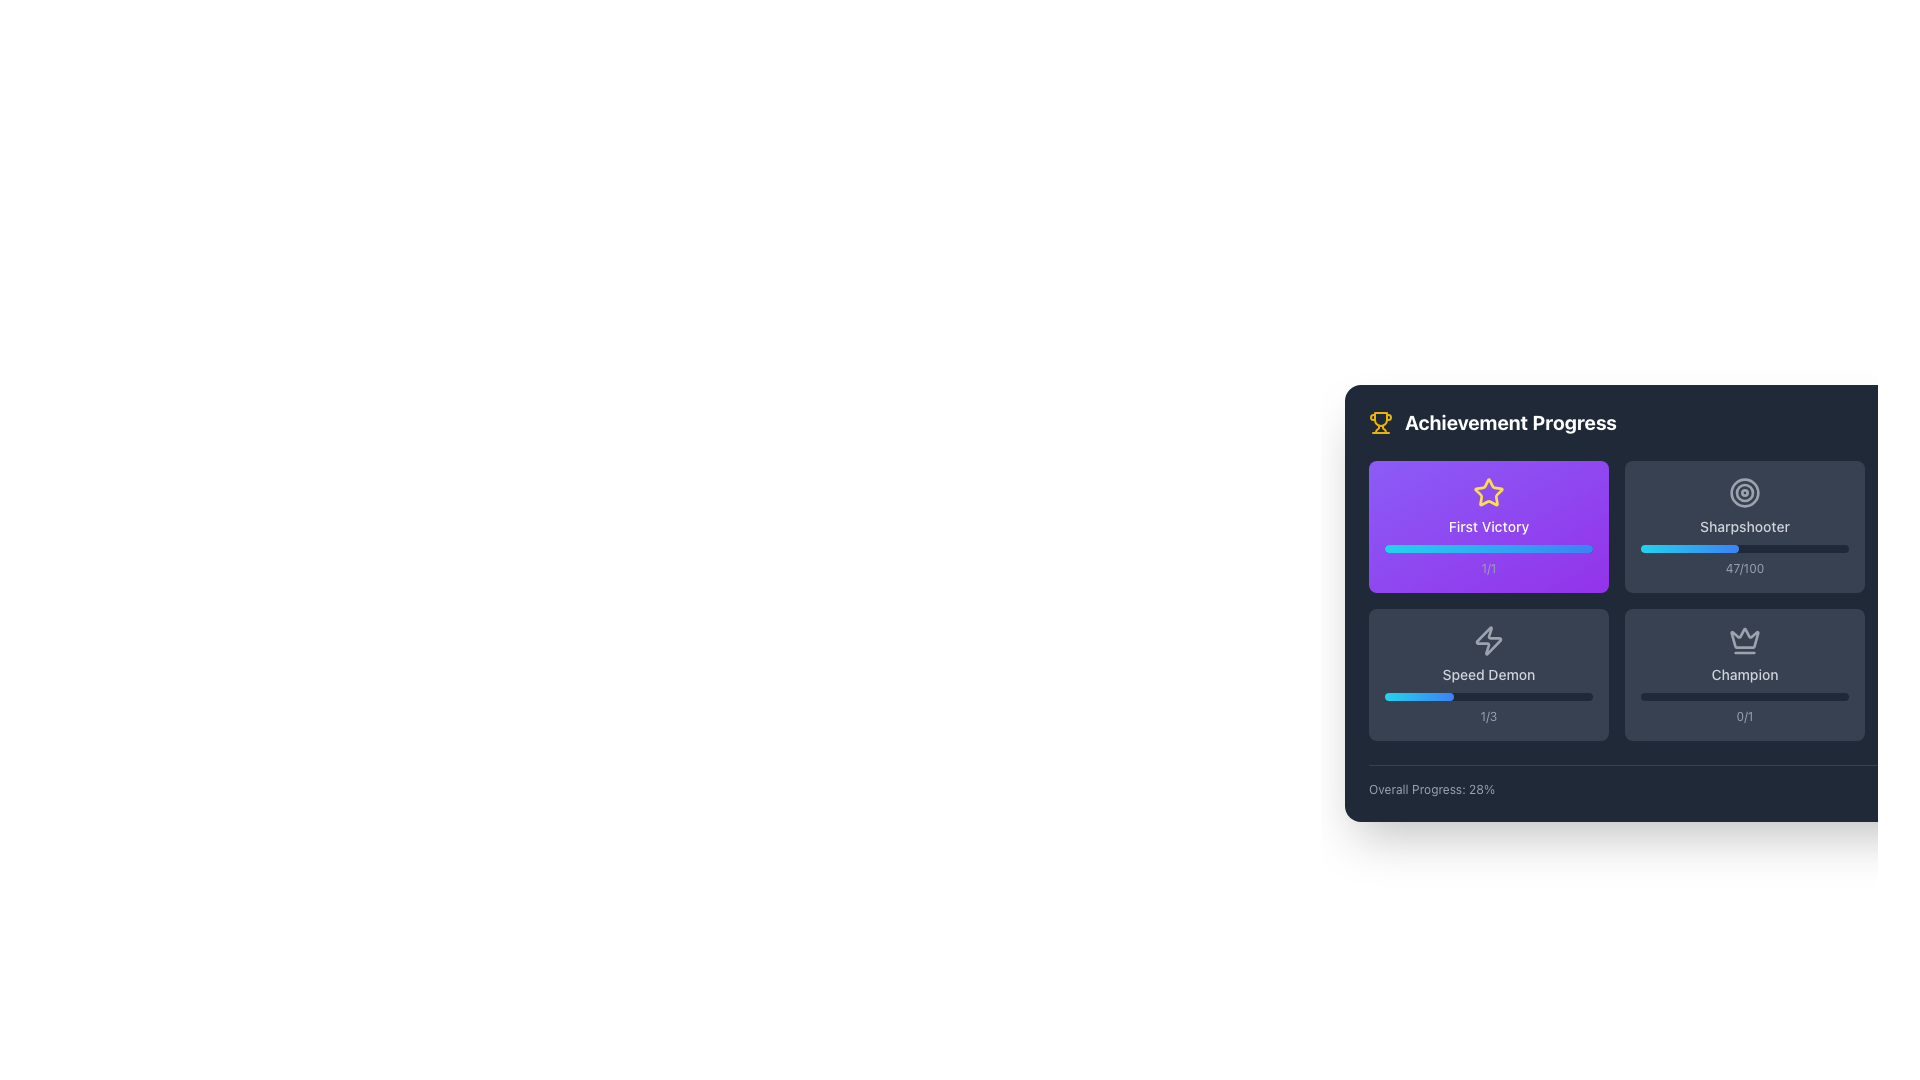 This screenshot has height=1080, width=1920. Describe the element at coordinates (1488, 675) in the screenshot. I see `the second Achievement progress card in the 'Achievement Progress' section` at that location.